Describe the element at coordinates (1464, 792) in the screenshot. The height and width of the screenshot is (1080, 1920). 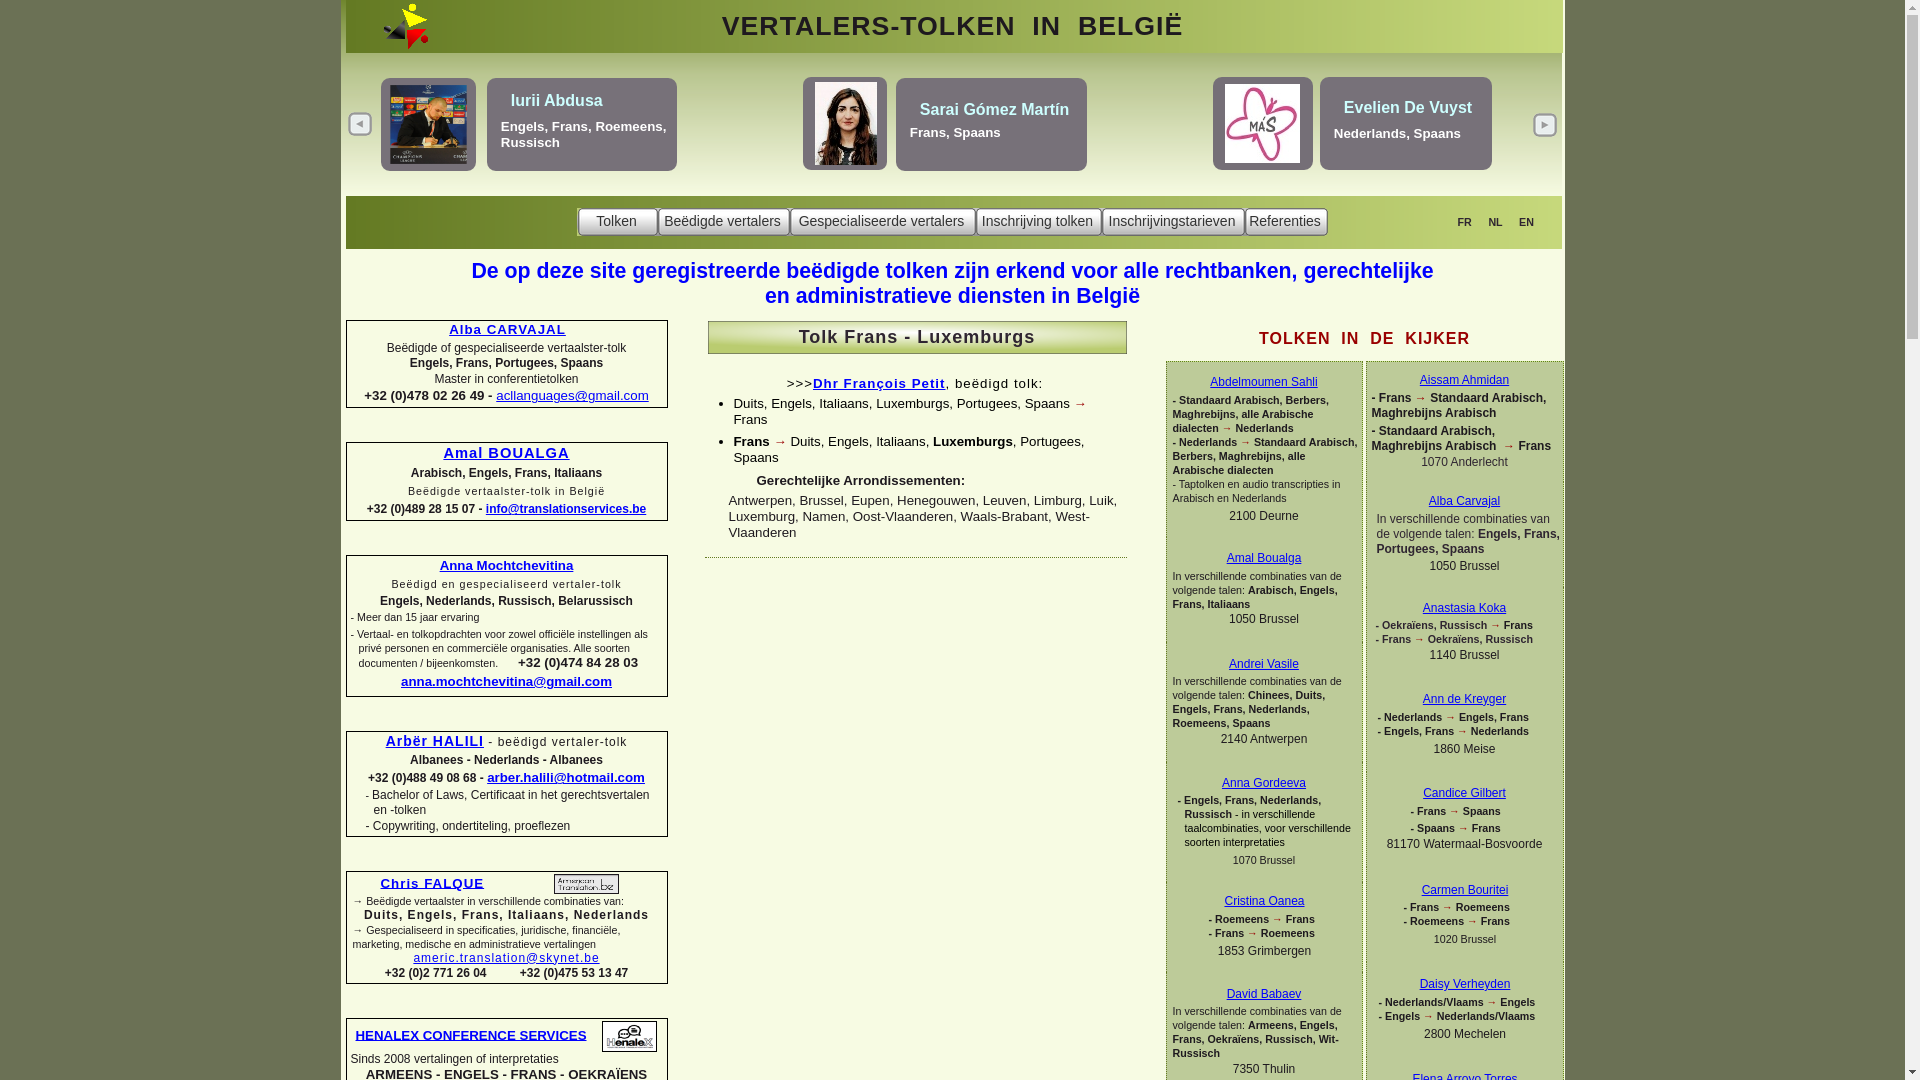
I see `'Candice Gilbert'` at that location.